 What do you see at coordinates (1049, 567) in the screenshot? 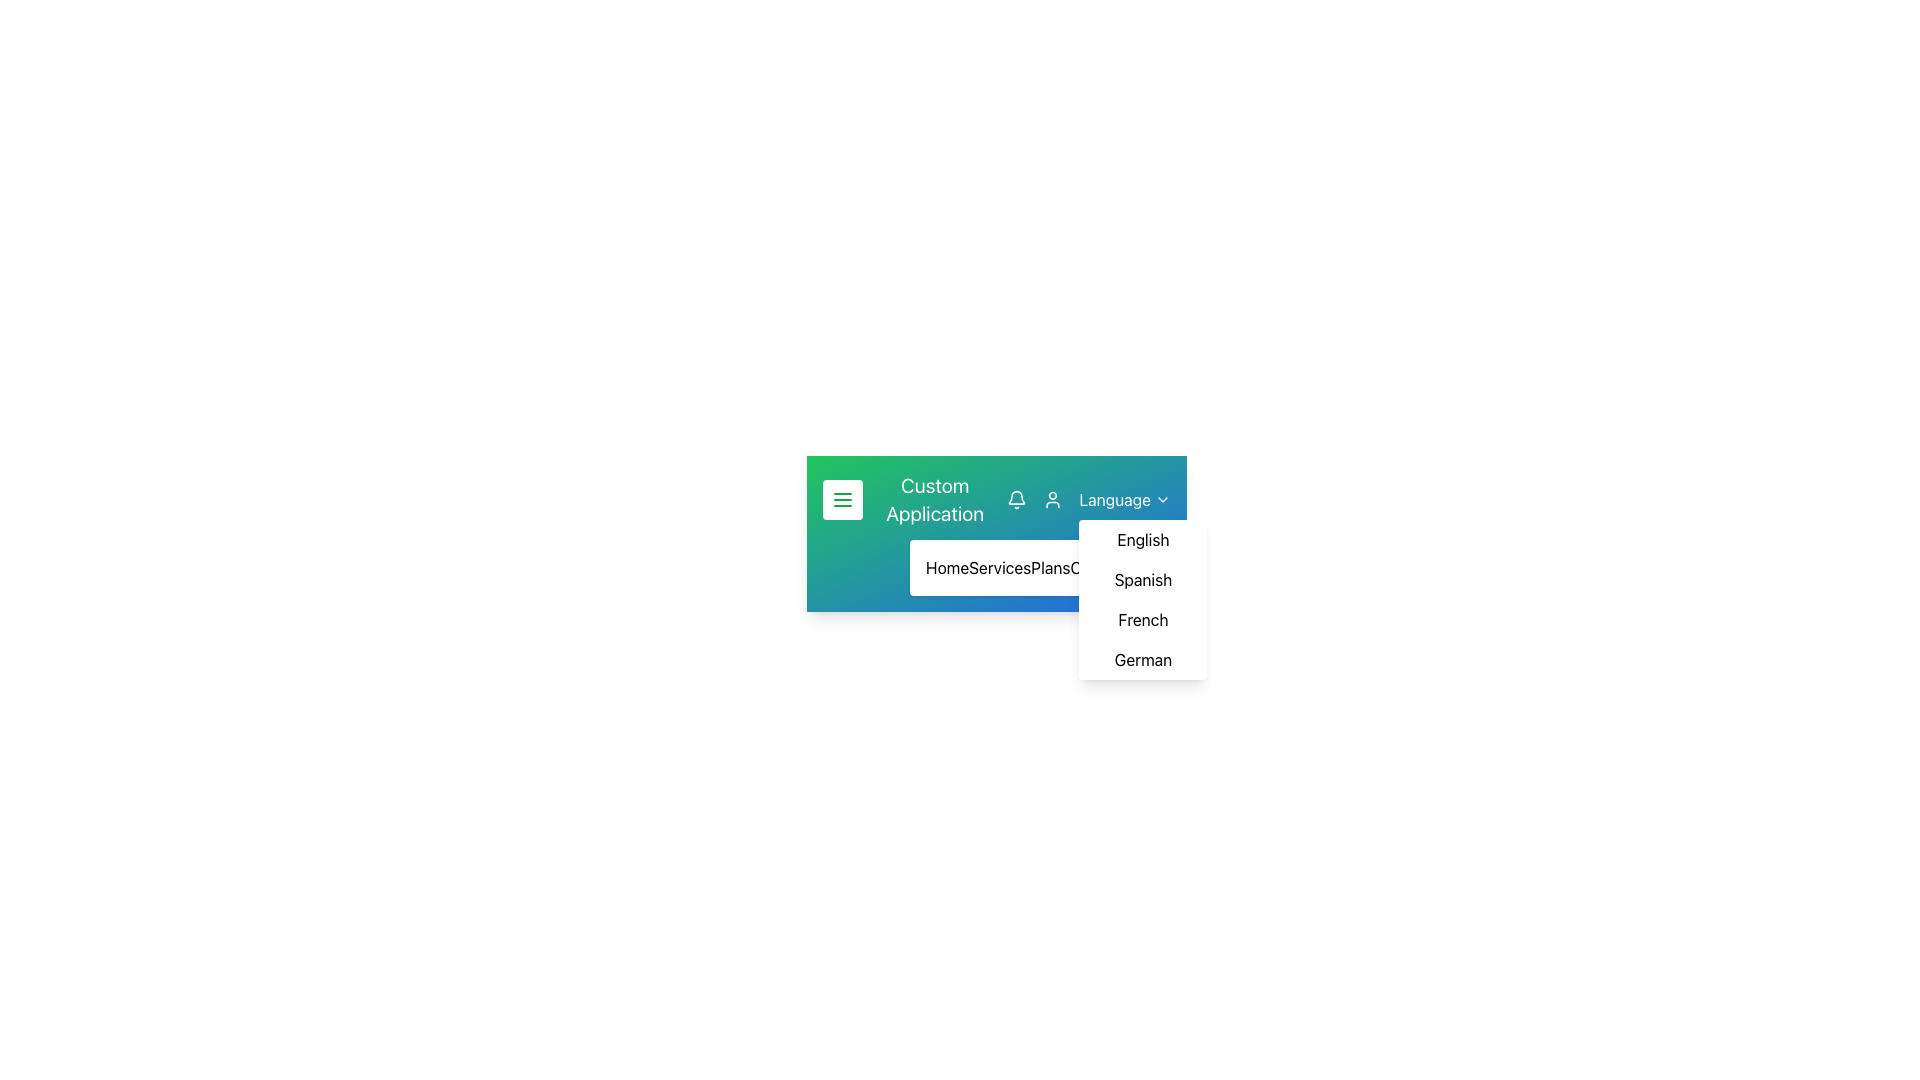
I see `the 'Plans' text link in the horizontal navigation bar` at bounding box center [1049, 567].